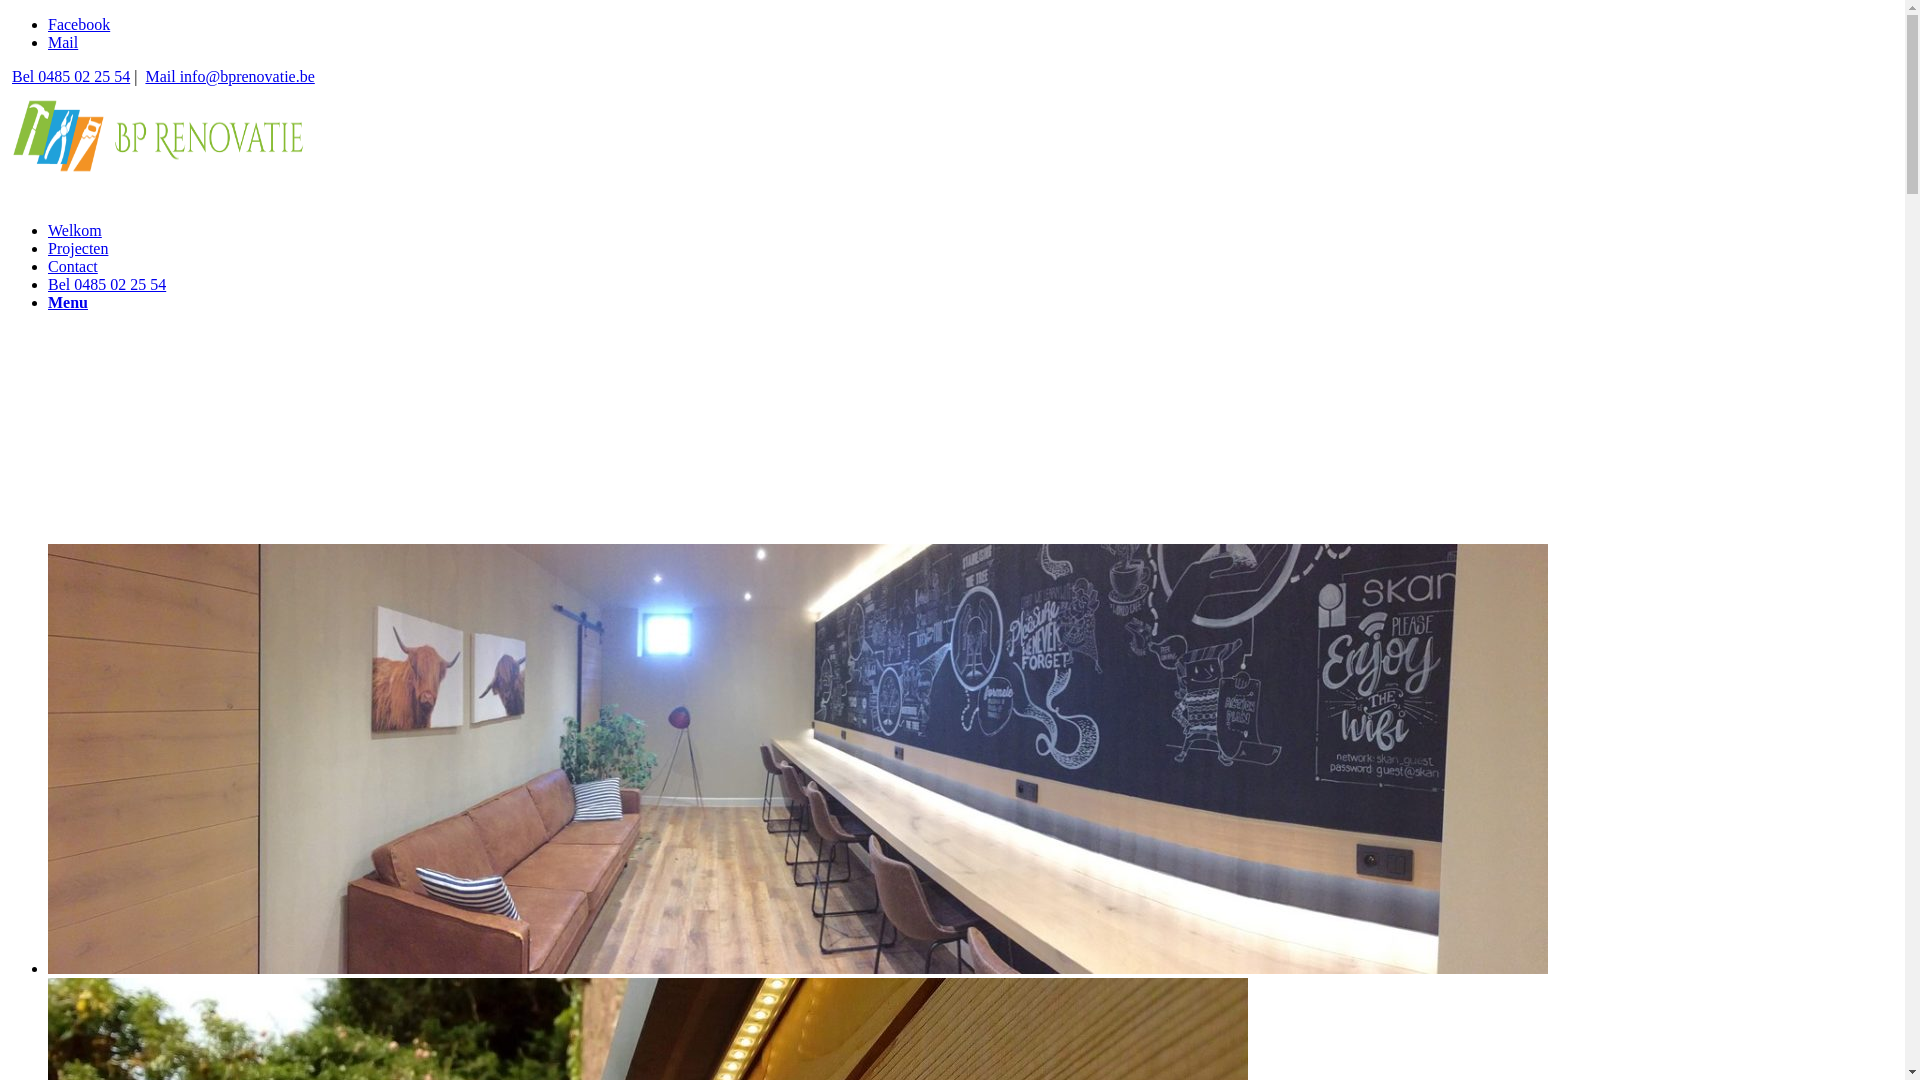  What do you see at coordinates (77, 247) in the screenshot?
I see `'Projecten'` at bounding box center [77, 247].